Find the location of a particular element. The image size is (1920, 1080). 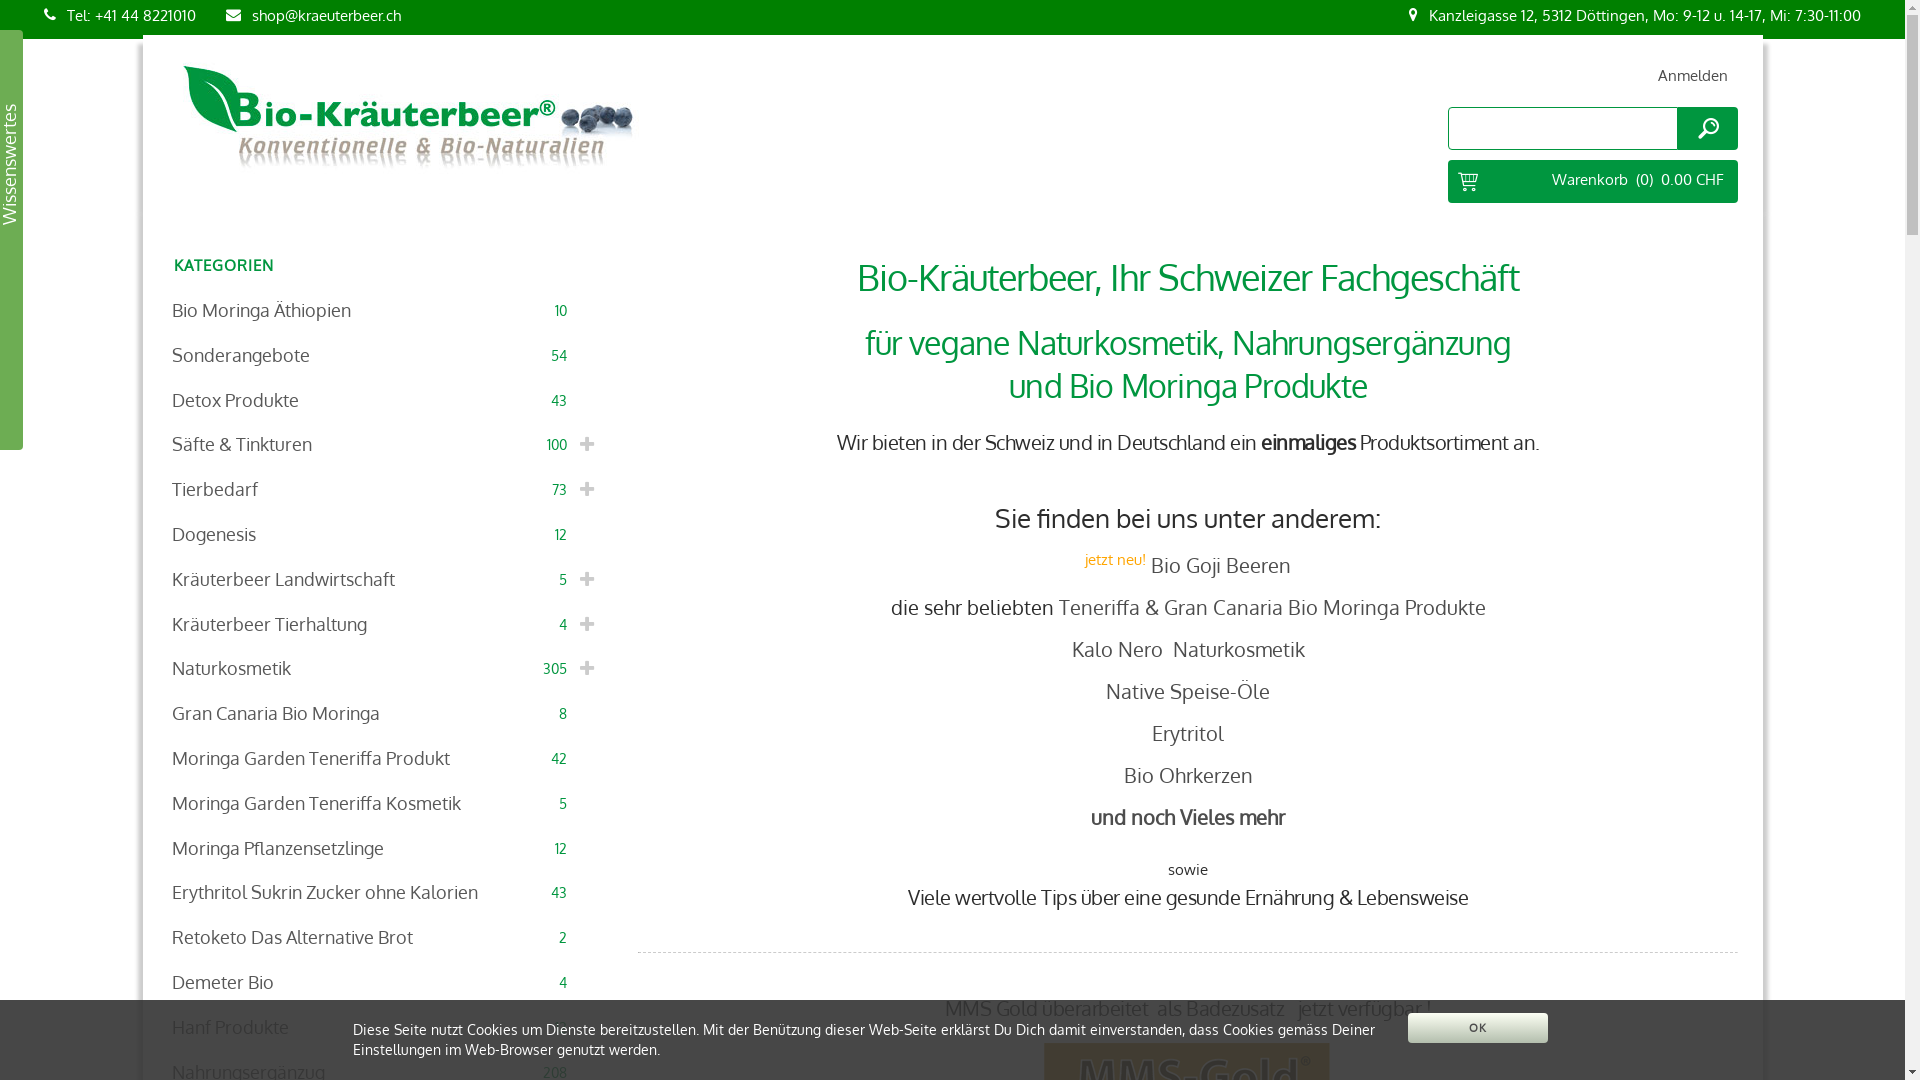

'Anmelden' is located at coordinates (1692, 74).